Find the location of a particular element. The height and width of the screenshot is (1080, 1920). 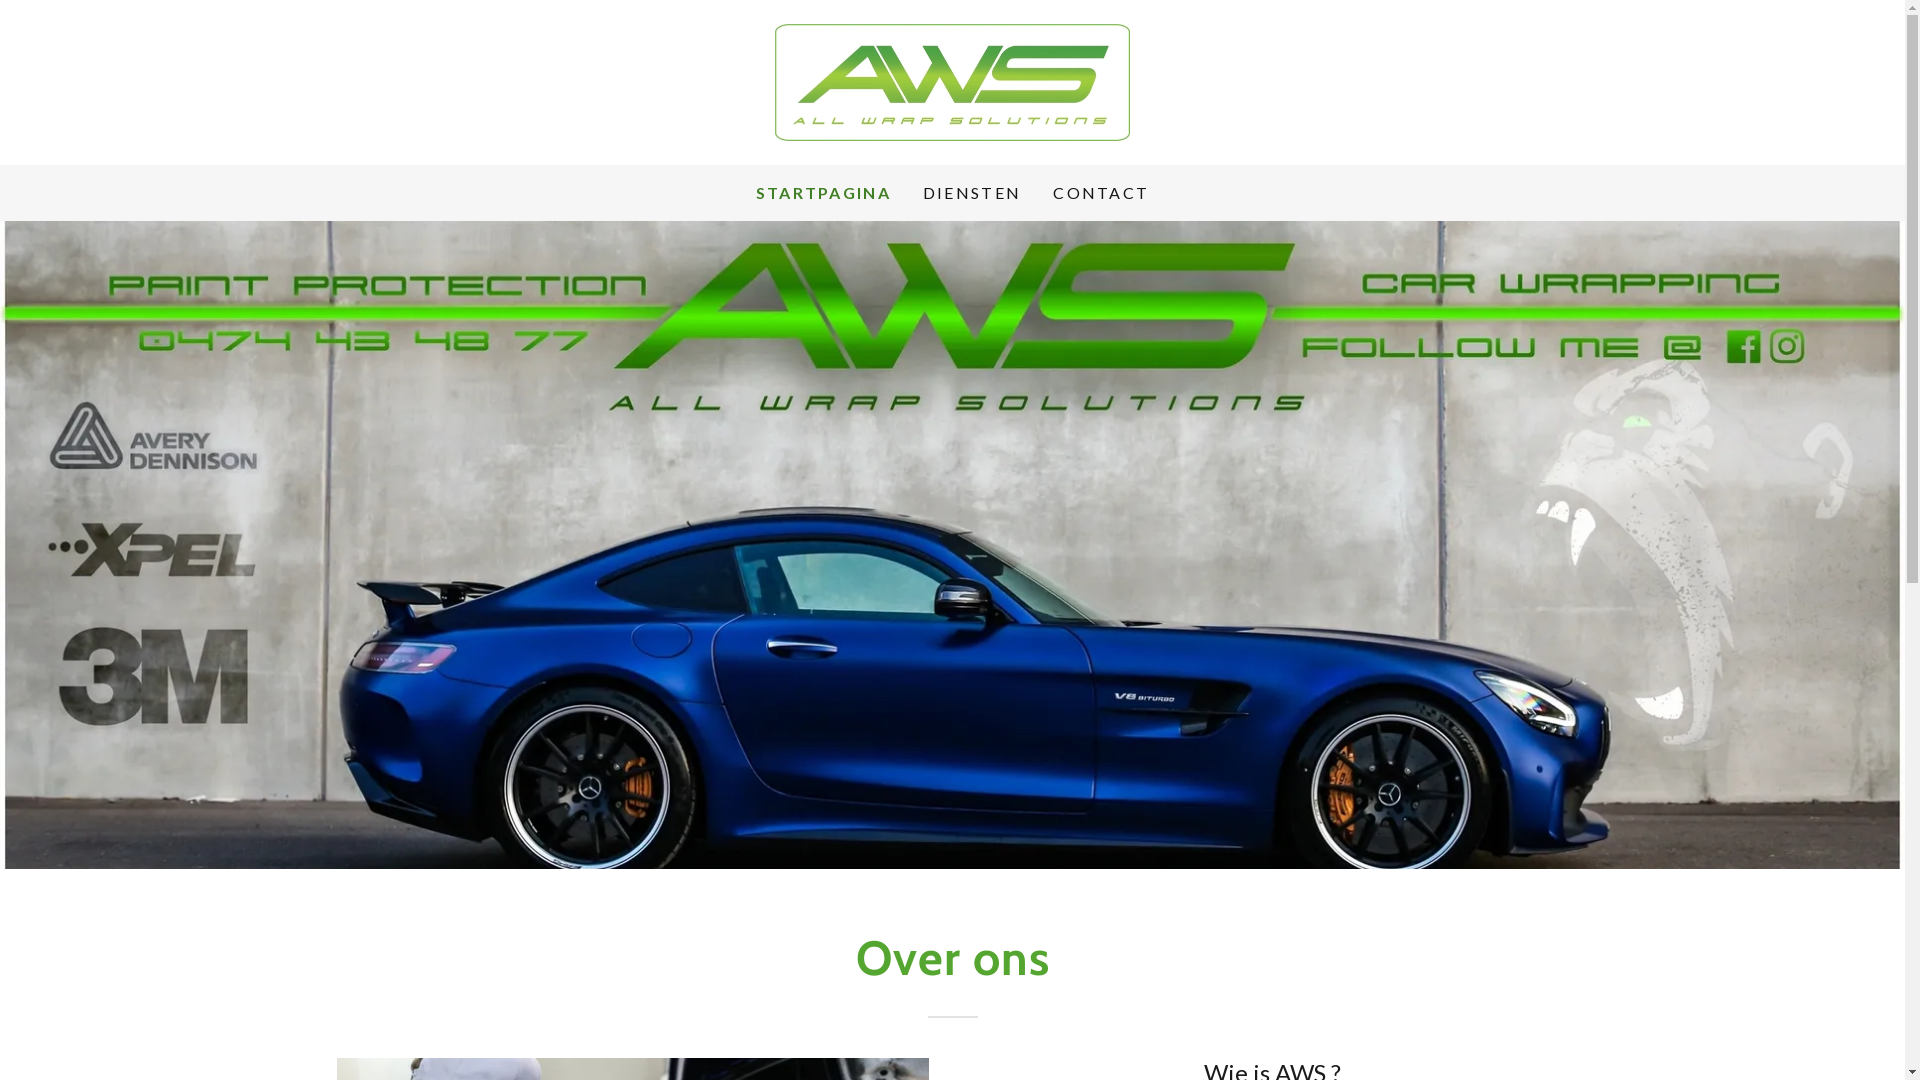

'DIENSTEN' is located at coordinates (971, 192).